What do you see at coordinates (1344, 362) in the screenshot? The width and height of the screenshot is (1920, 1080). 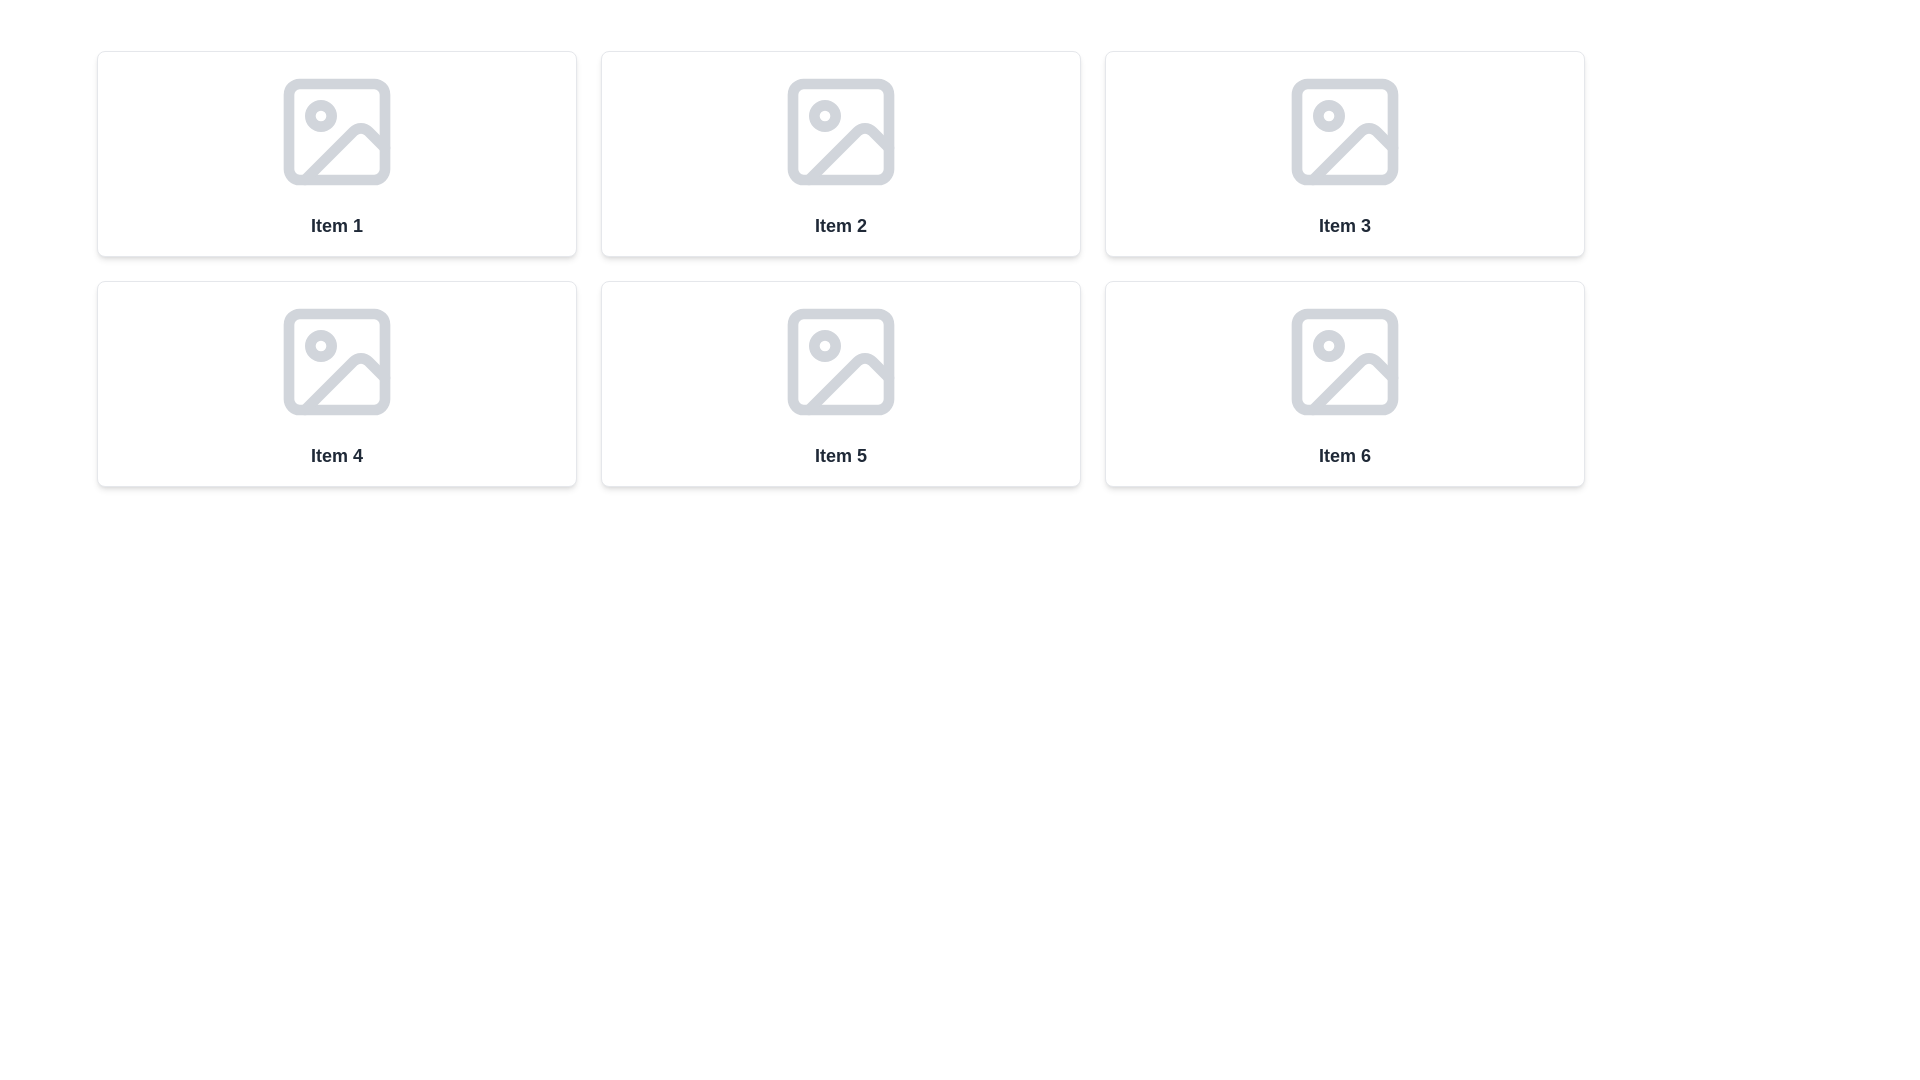 I see `the small square with rounded corners located inside the 'Item 6' icon in the top-left corner of the photo-like frame` at bounding box center [1344, 362].